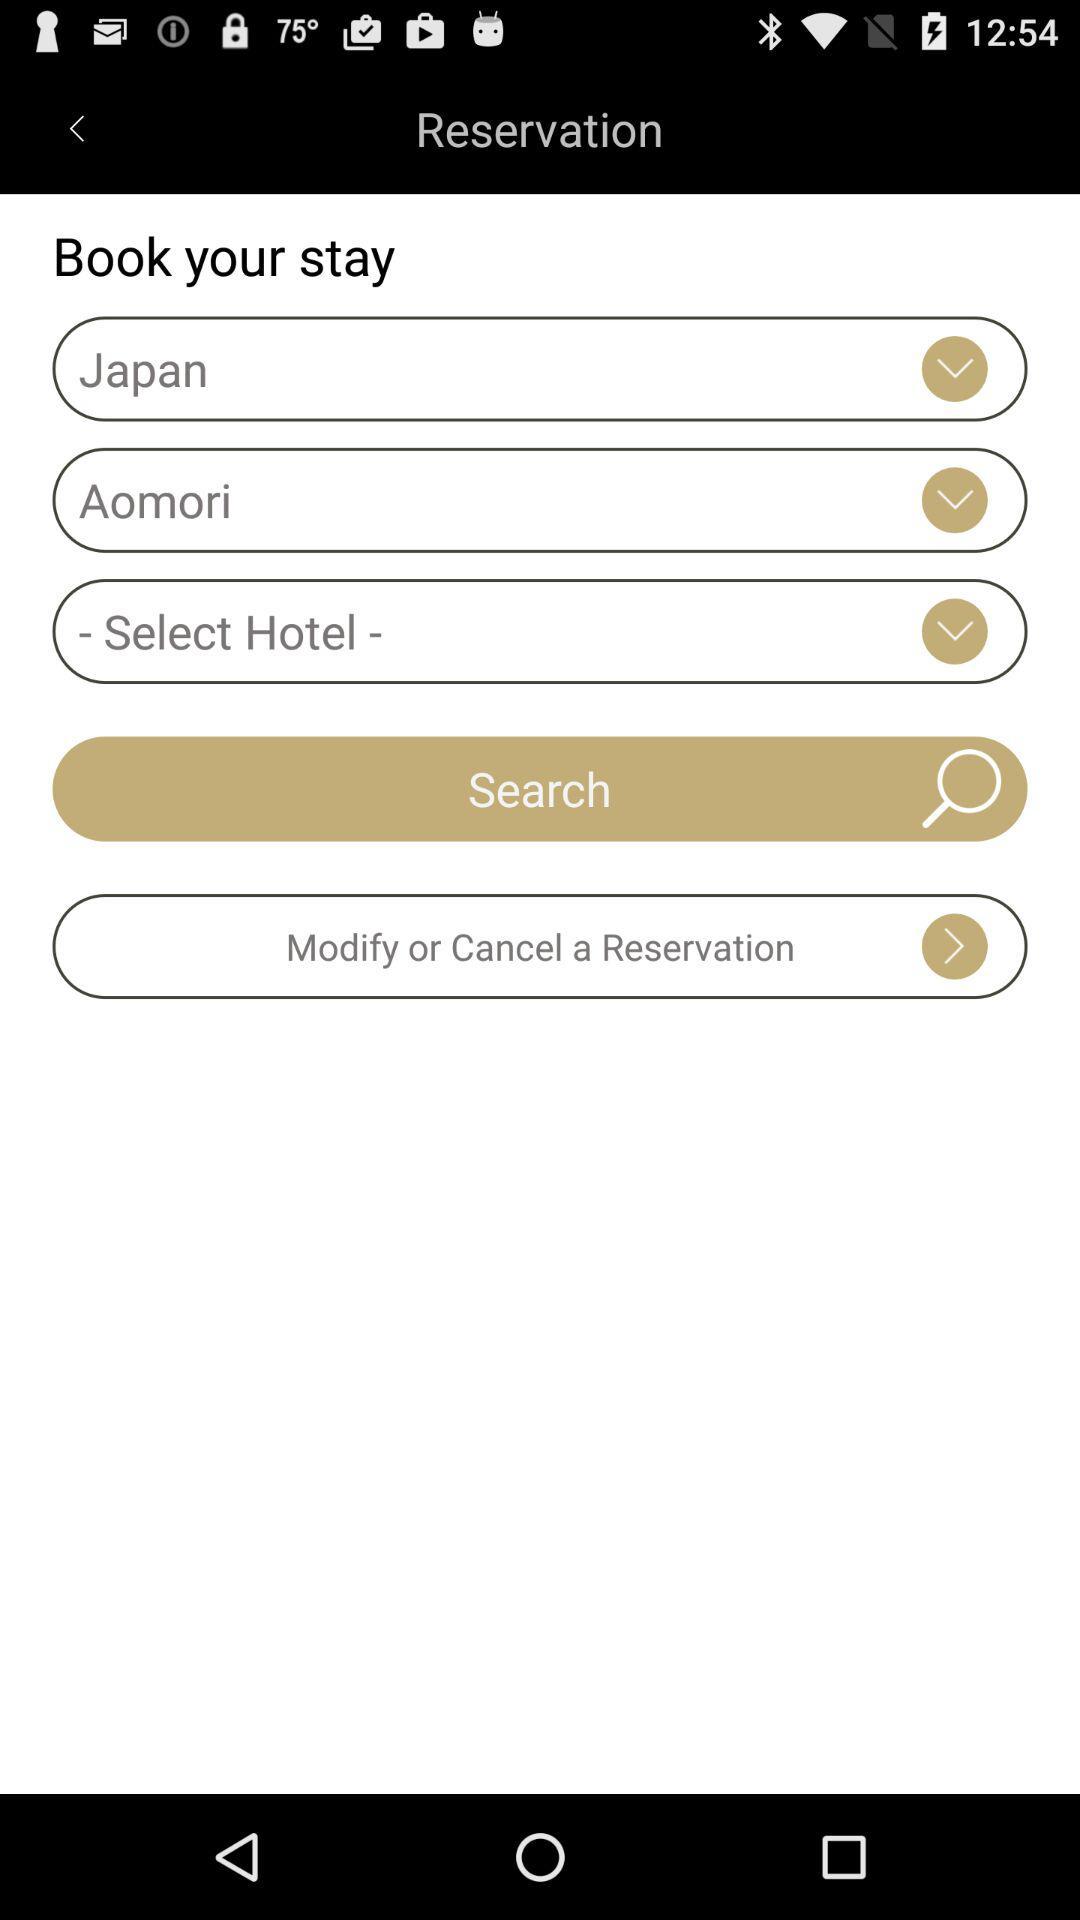 This screenshot has height=1920, width=1080. I want to click on the 2nd scroll down icon, so click(954, 499).